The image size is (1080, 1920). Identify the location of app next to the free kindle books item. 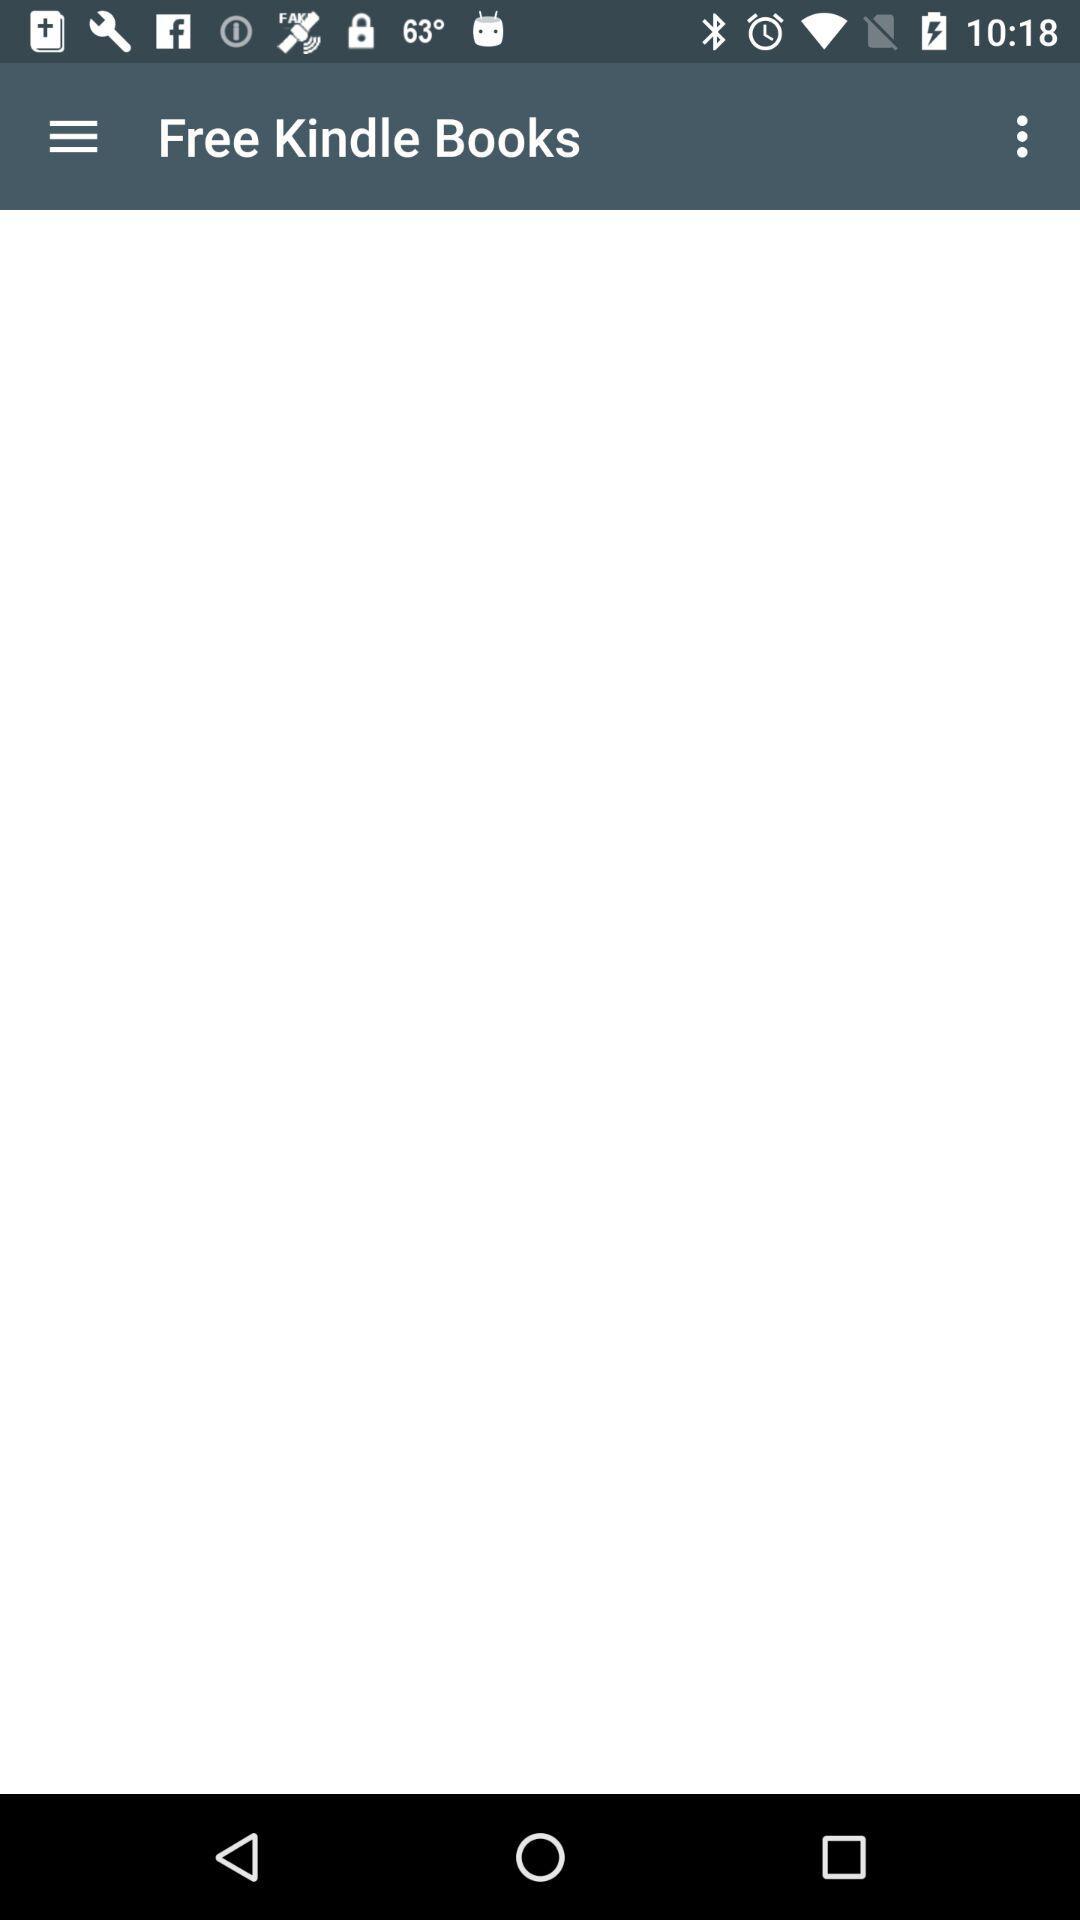
(1027, 135).